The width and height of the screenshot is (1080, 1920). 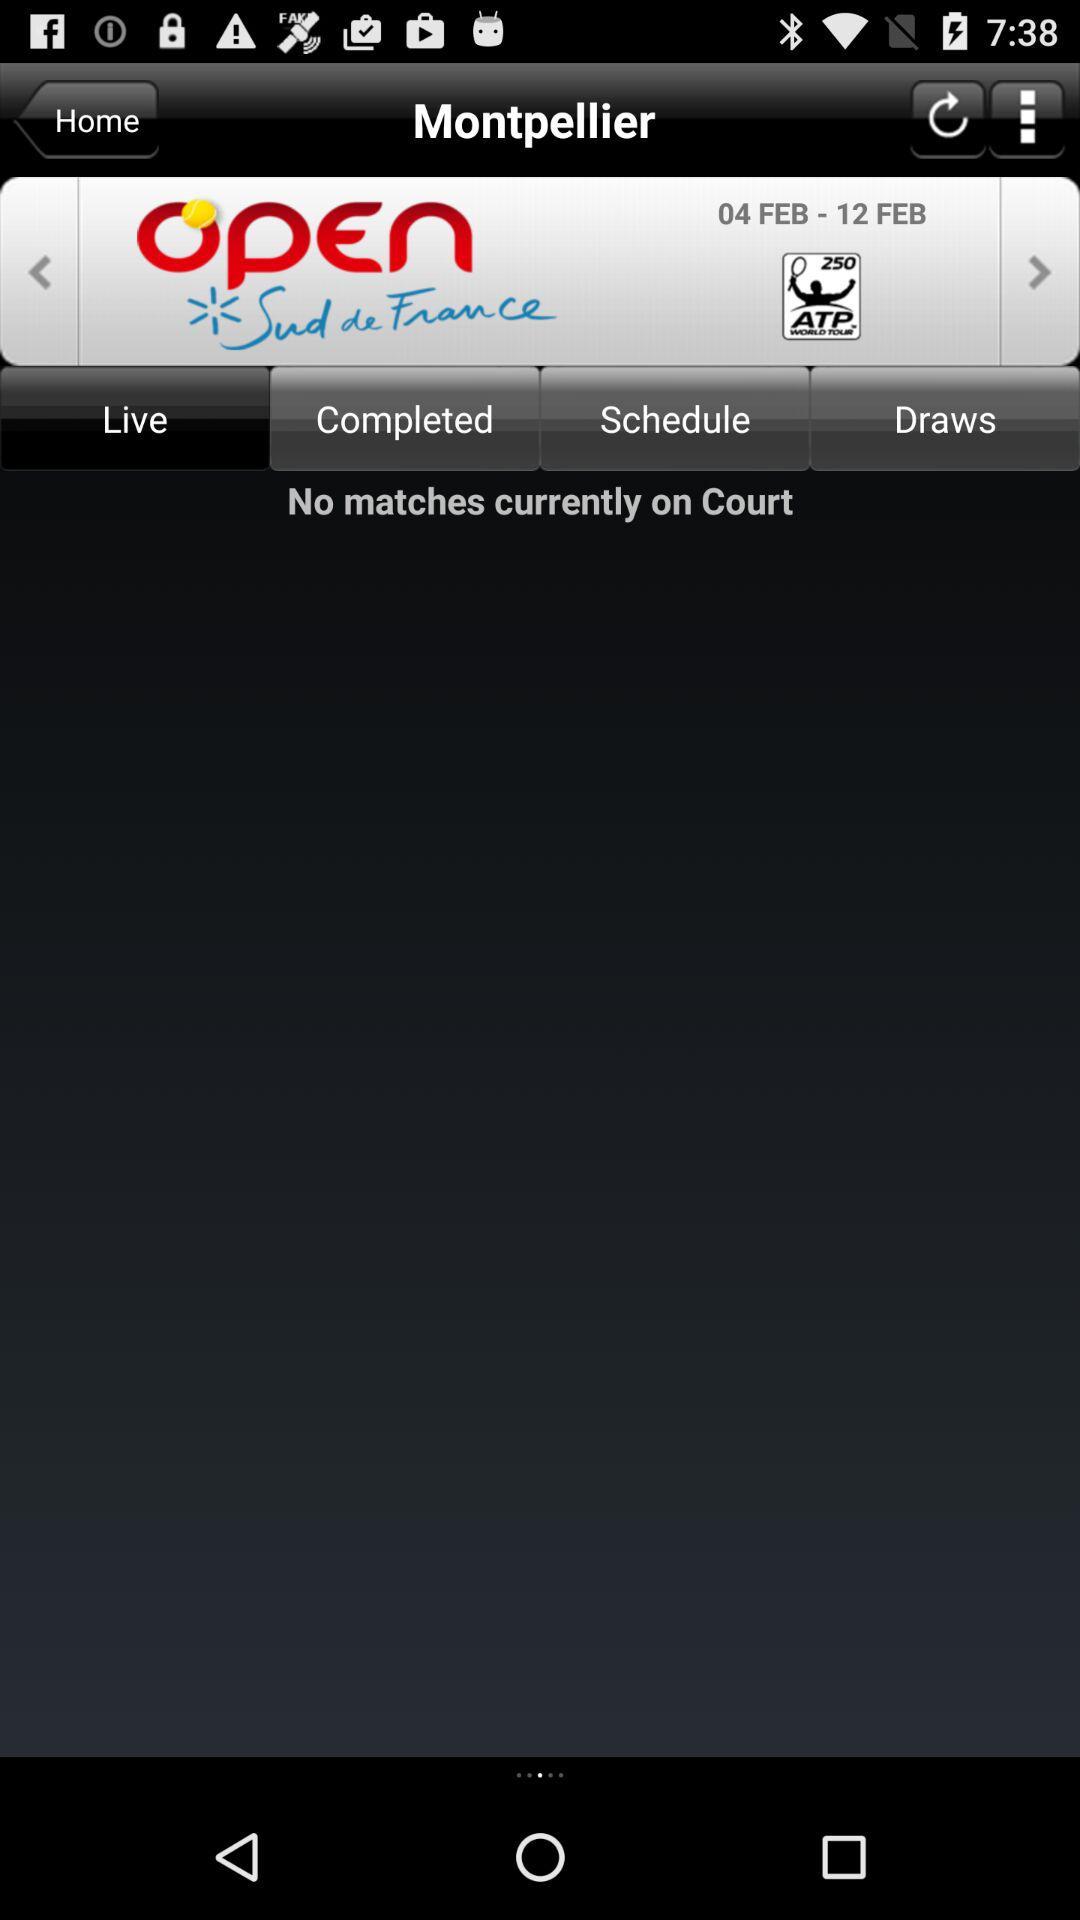 I want to click on the completed button next to the live button, so click(x=405, y=417).